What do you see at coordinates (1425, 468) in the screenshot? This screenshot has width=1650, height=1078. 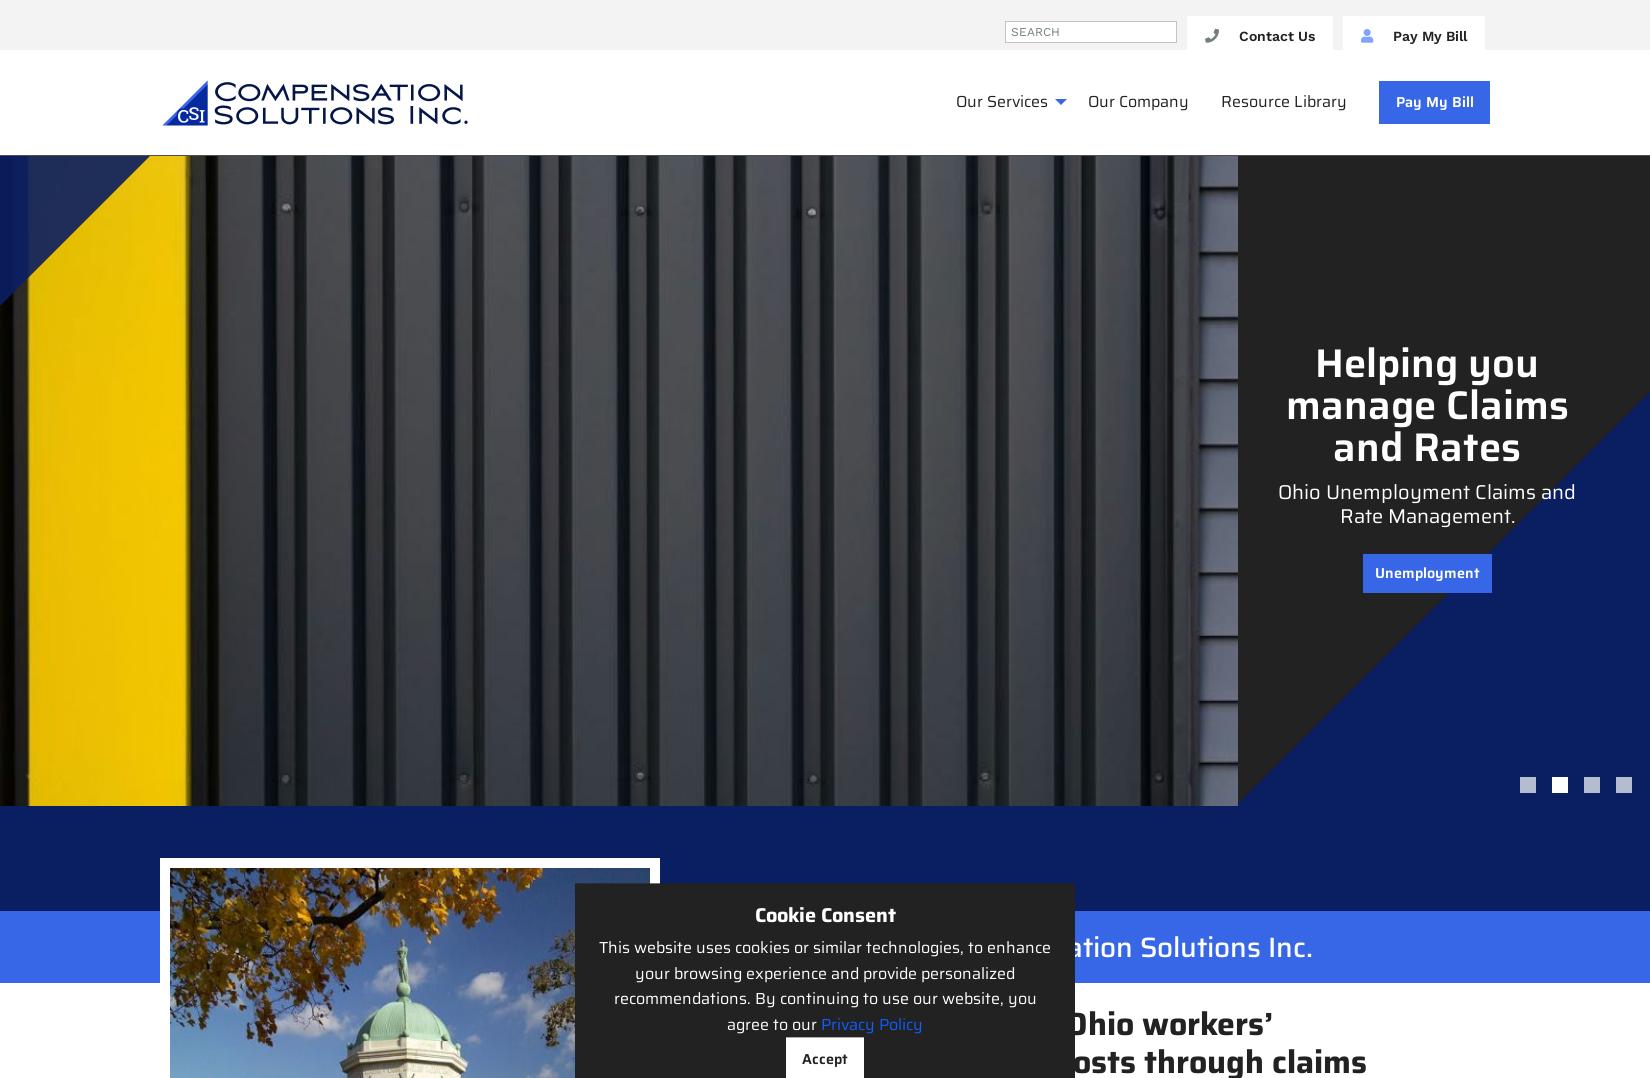 I see `'New Businesses Can Immediately Save 53%'` at bounding box center [1425, 468].